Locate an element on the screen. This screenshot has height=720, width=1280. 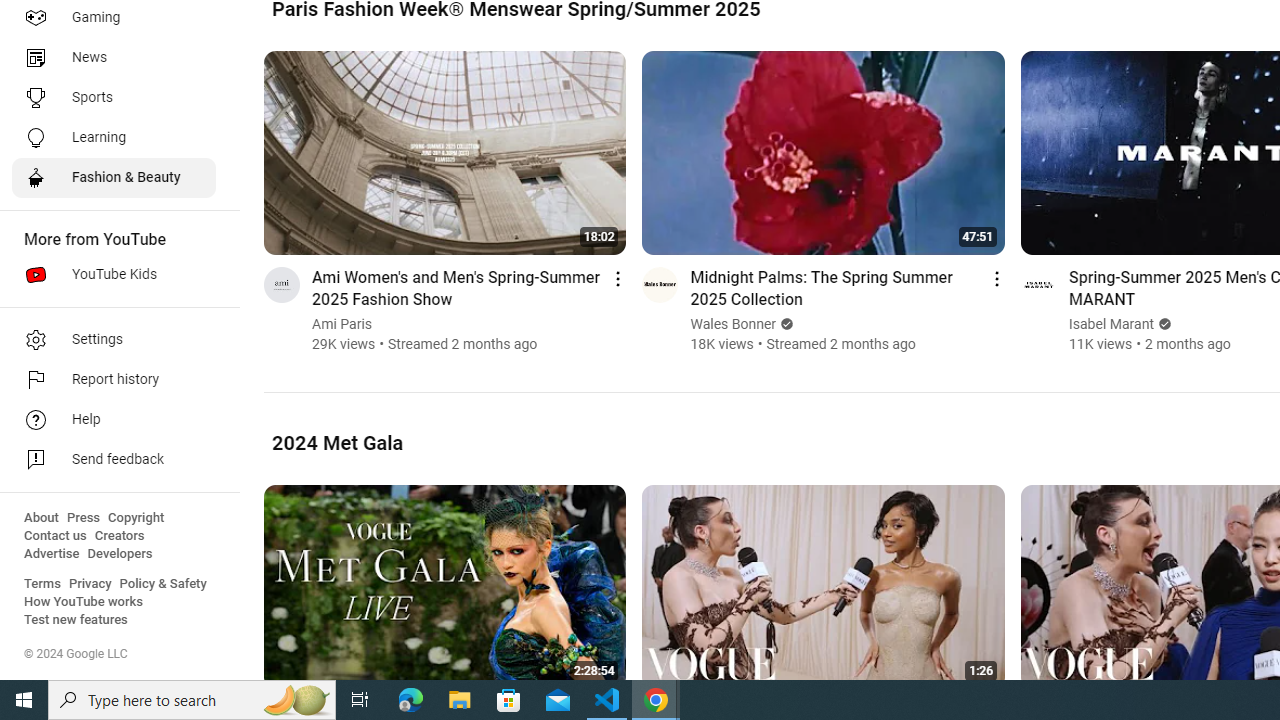
'Report history' is located at coordinates (112, 380).